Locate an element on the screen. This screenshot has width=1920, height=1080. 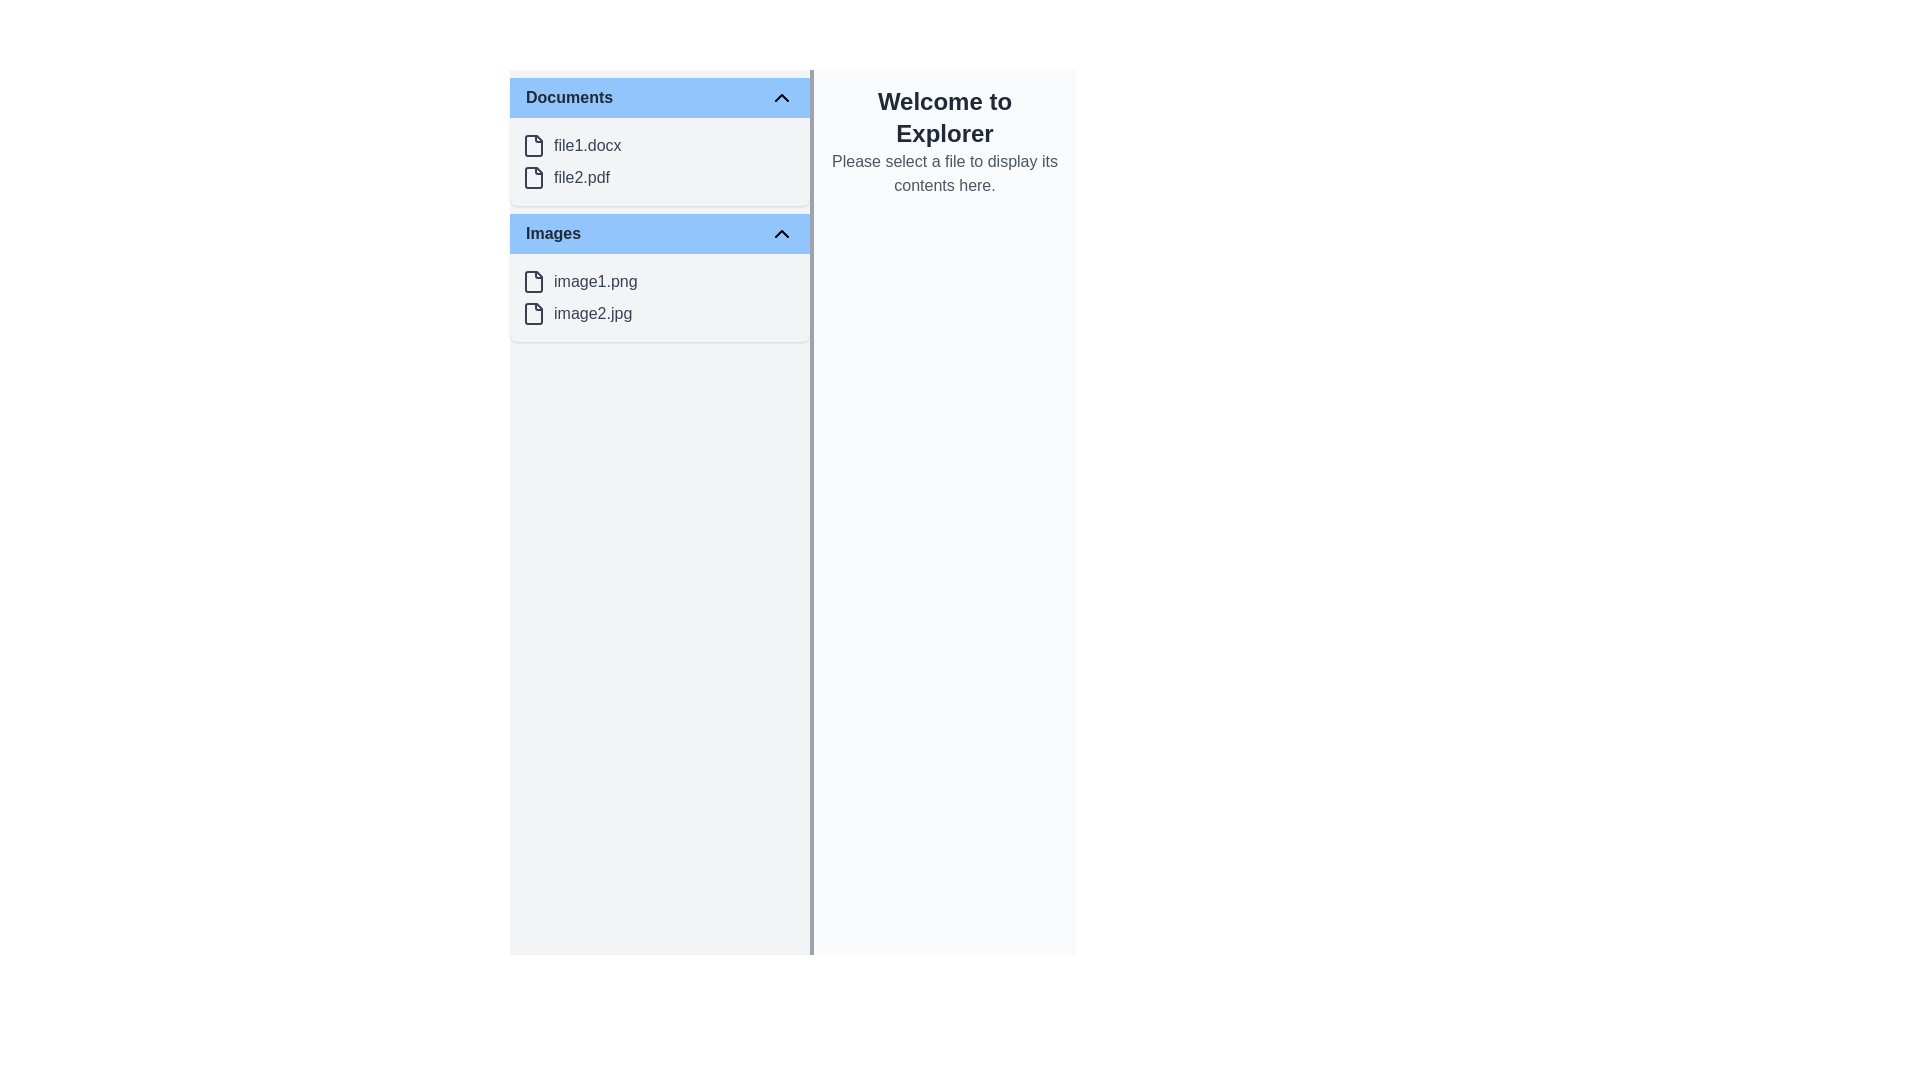
the upward-pointing chevron toggle icon located in the rightmost part of the blue header labeled 'Documents' is located at coordinates (781, 97).